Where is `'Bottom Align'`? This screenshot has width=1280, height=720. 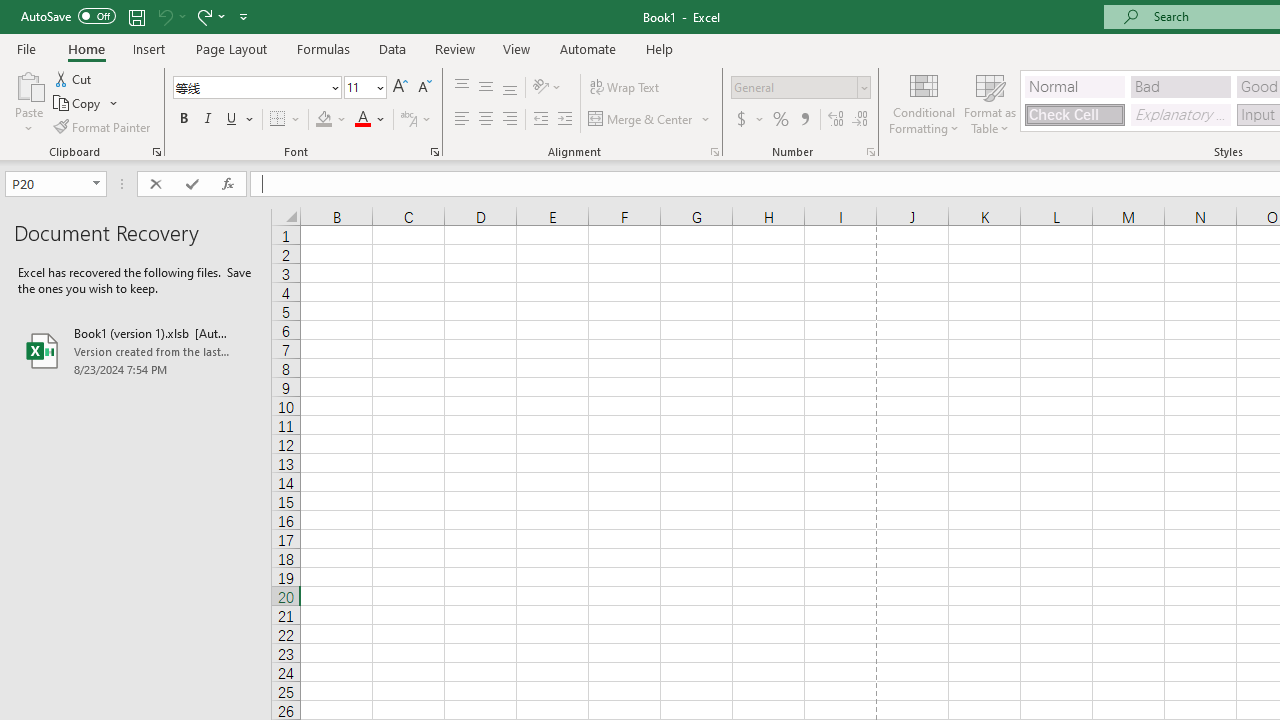 'Bottom Align' is located at coordinates (510, 86).